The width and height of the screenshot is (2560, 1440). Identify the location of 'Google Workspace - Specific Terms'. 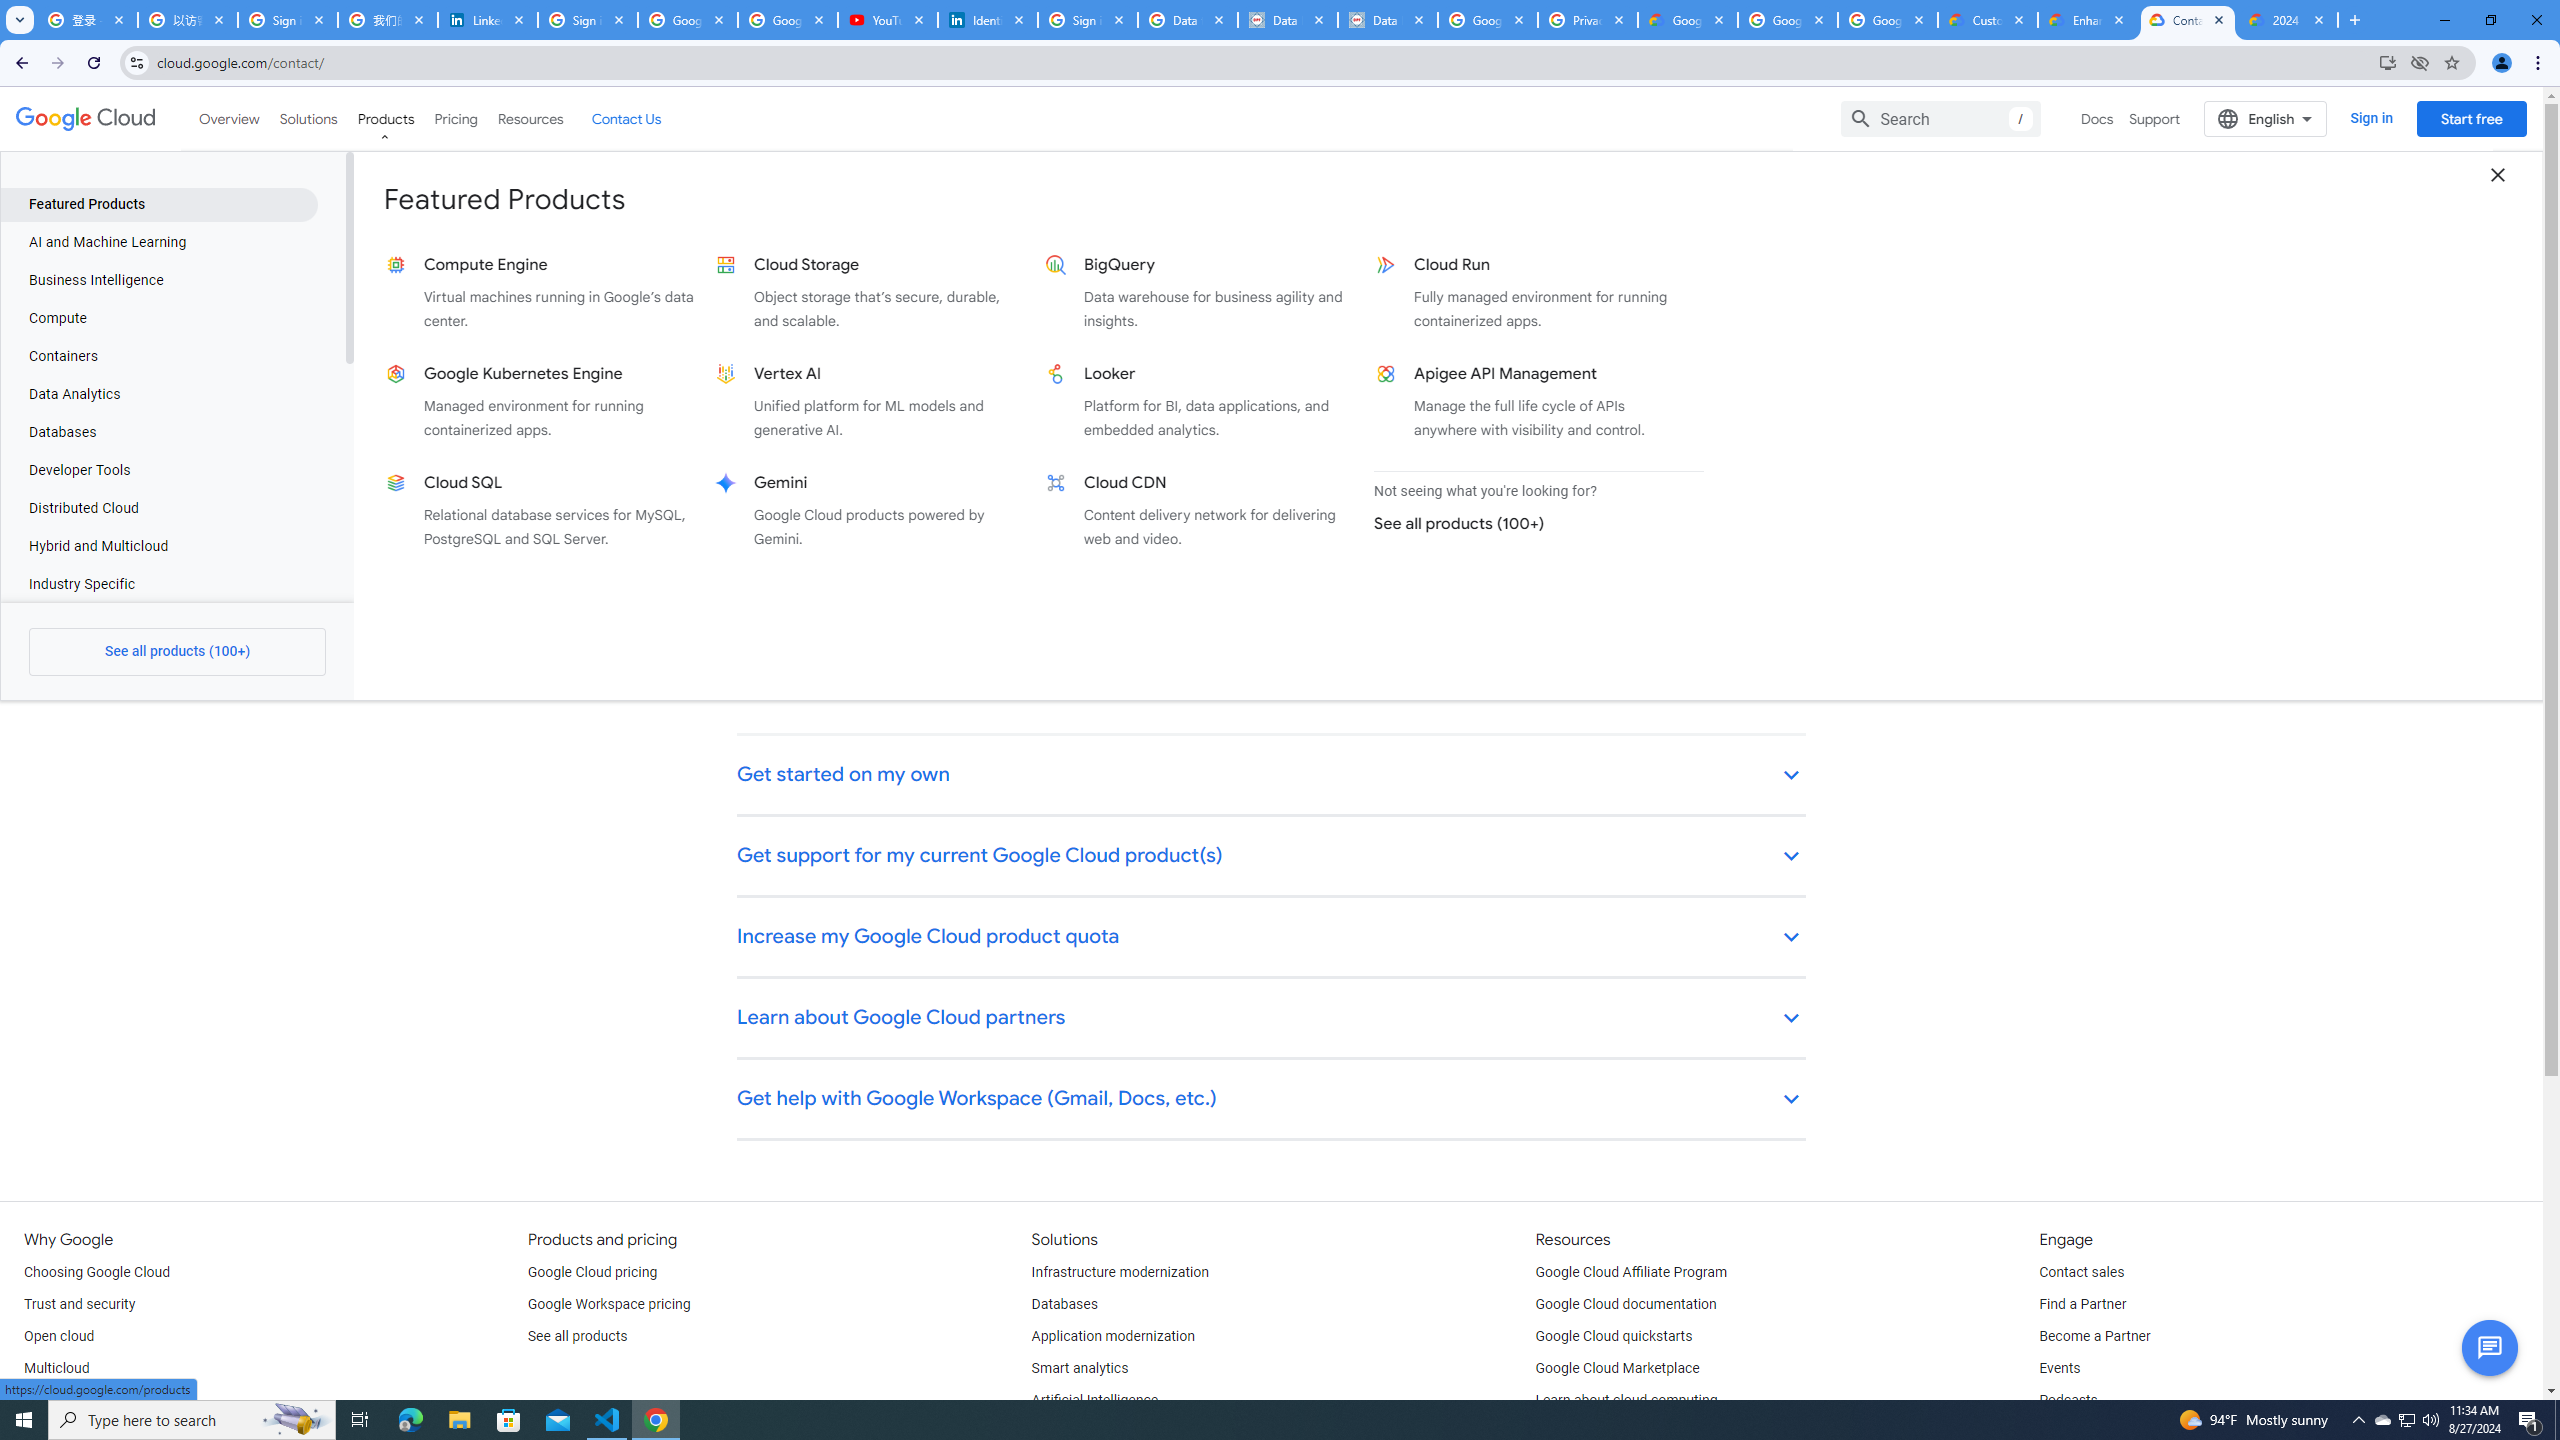
(1887, 19).